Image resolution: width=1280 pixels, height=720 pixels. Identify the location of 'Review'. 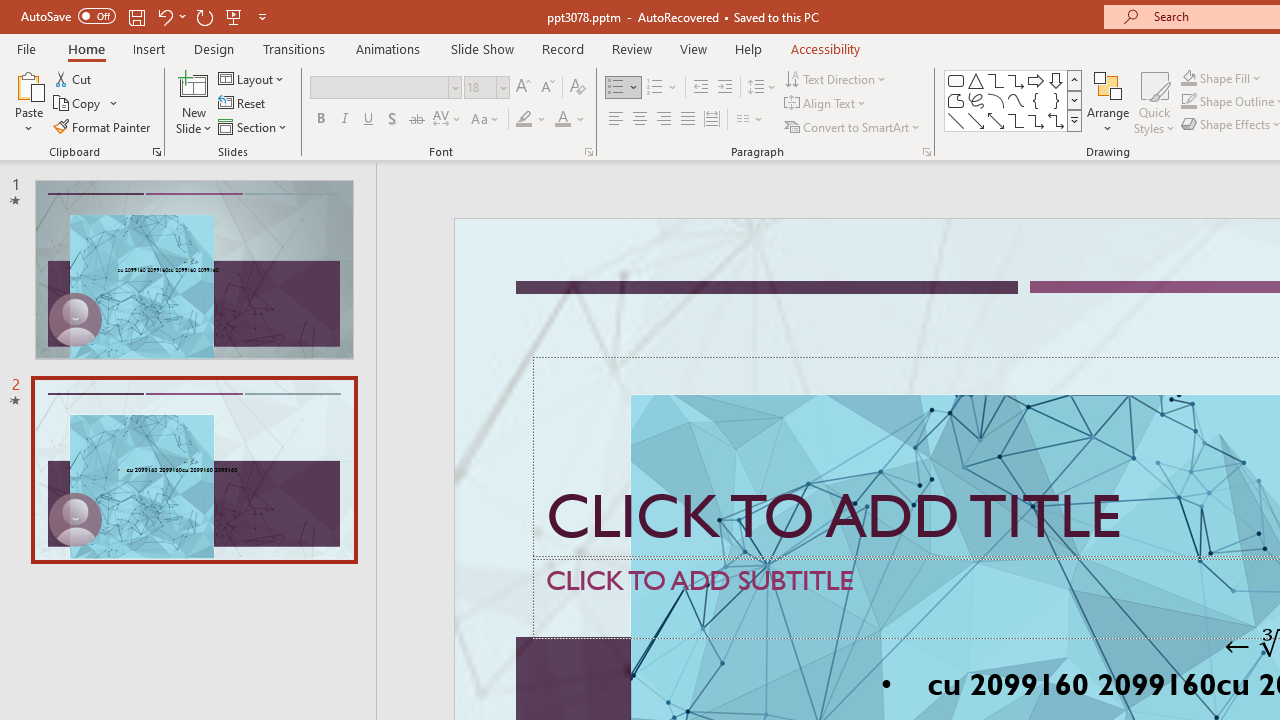
(630, 48).